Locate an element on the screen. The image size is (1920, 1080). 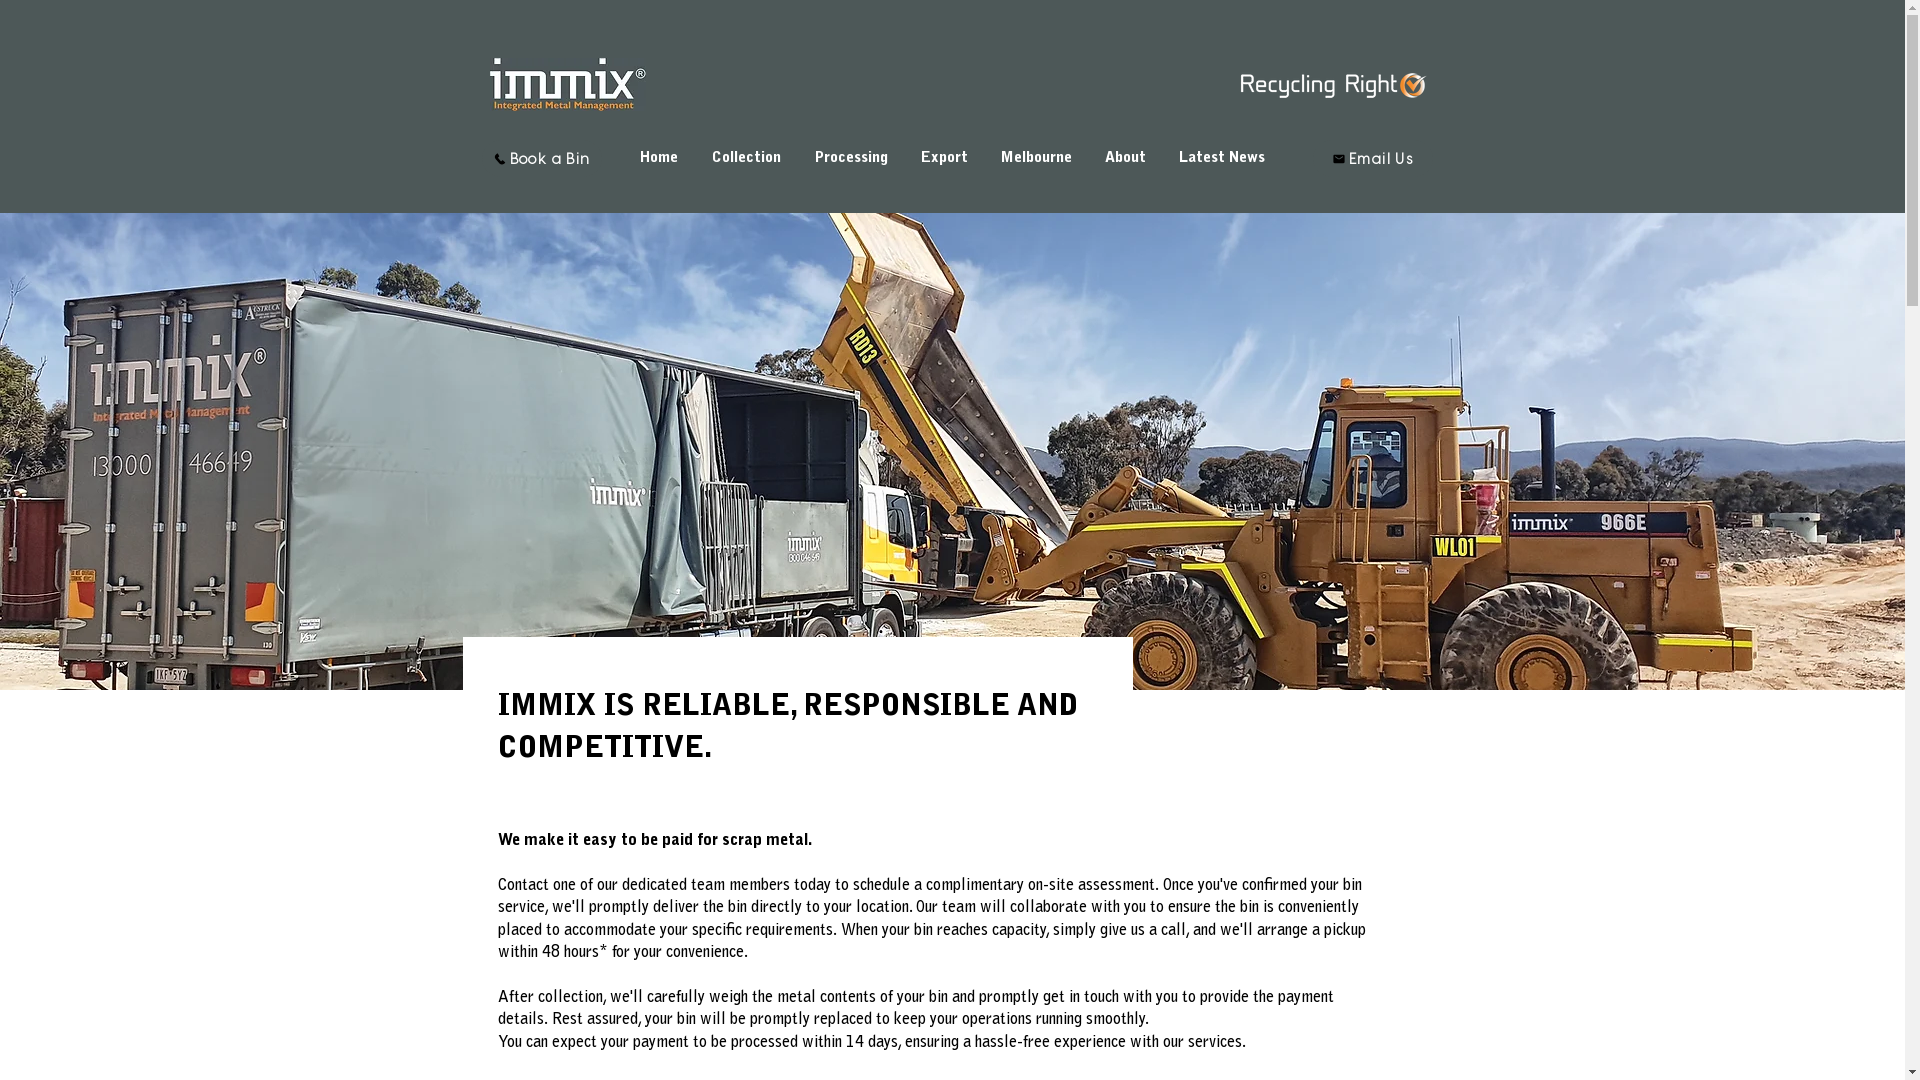
'Home' is located at coordinates (623, 157).